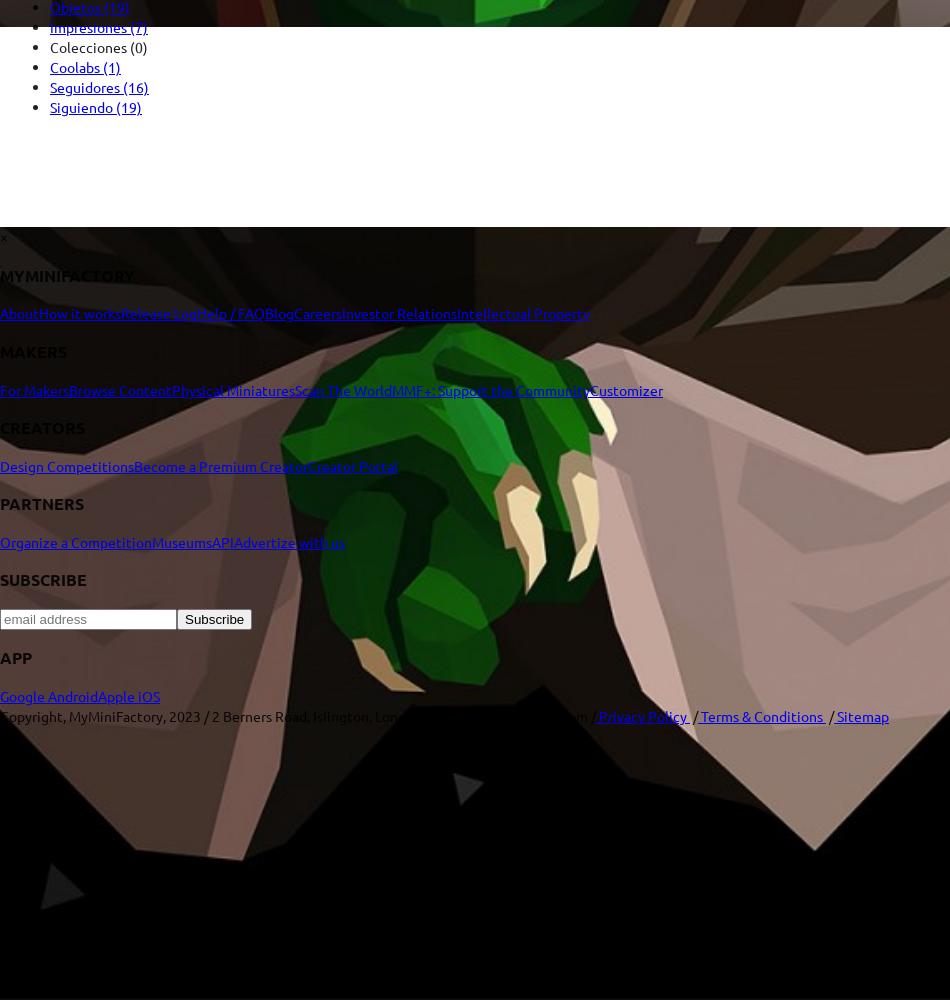 This screenshot has width=950, height=1000. I want to click on 'Customizer', so click(590, 389).